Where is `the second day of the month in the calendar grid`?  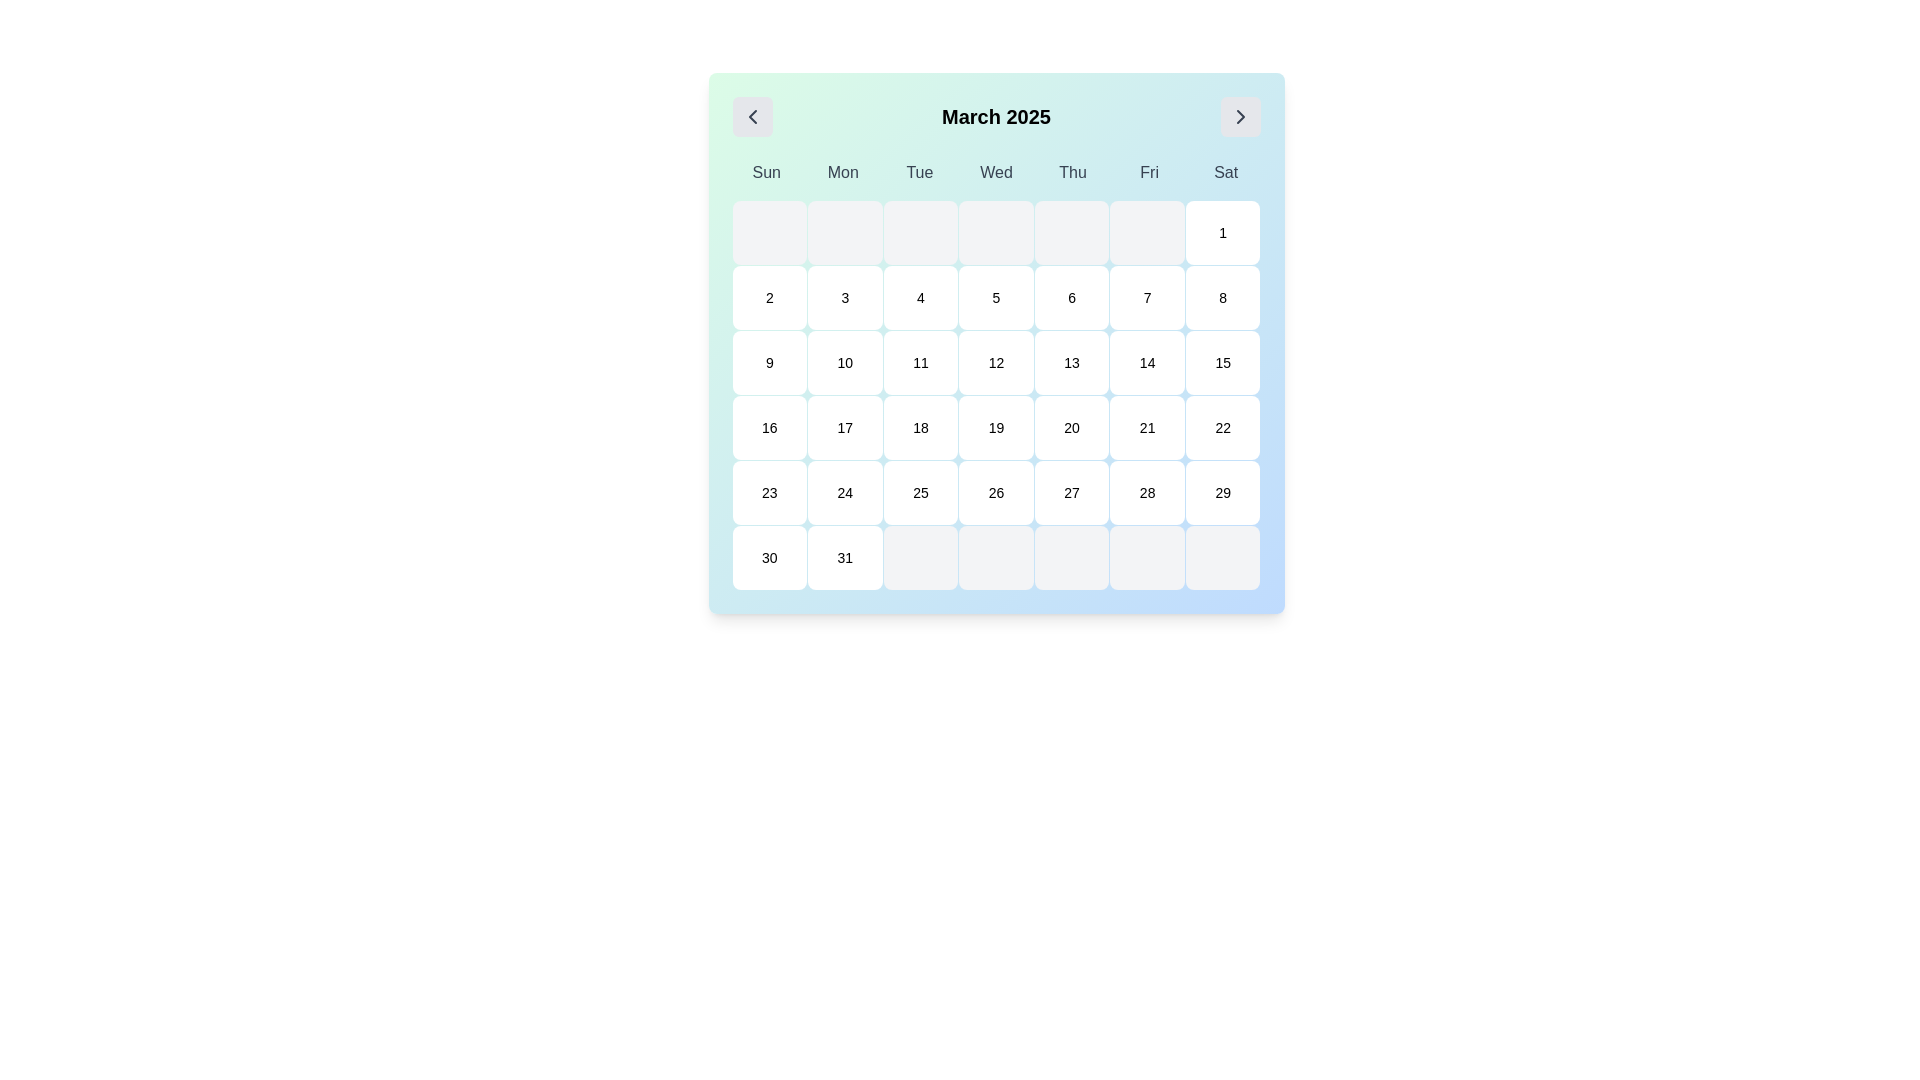 the second day of the month in the calendar grid is located at coordinates (768, 297).